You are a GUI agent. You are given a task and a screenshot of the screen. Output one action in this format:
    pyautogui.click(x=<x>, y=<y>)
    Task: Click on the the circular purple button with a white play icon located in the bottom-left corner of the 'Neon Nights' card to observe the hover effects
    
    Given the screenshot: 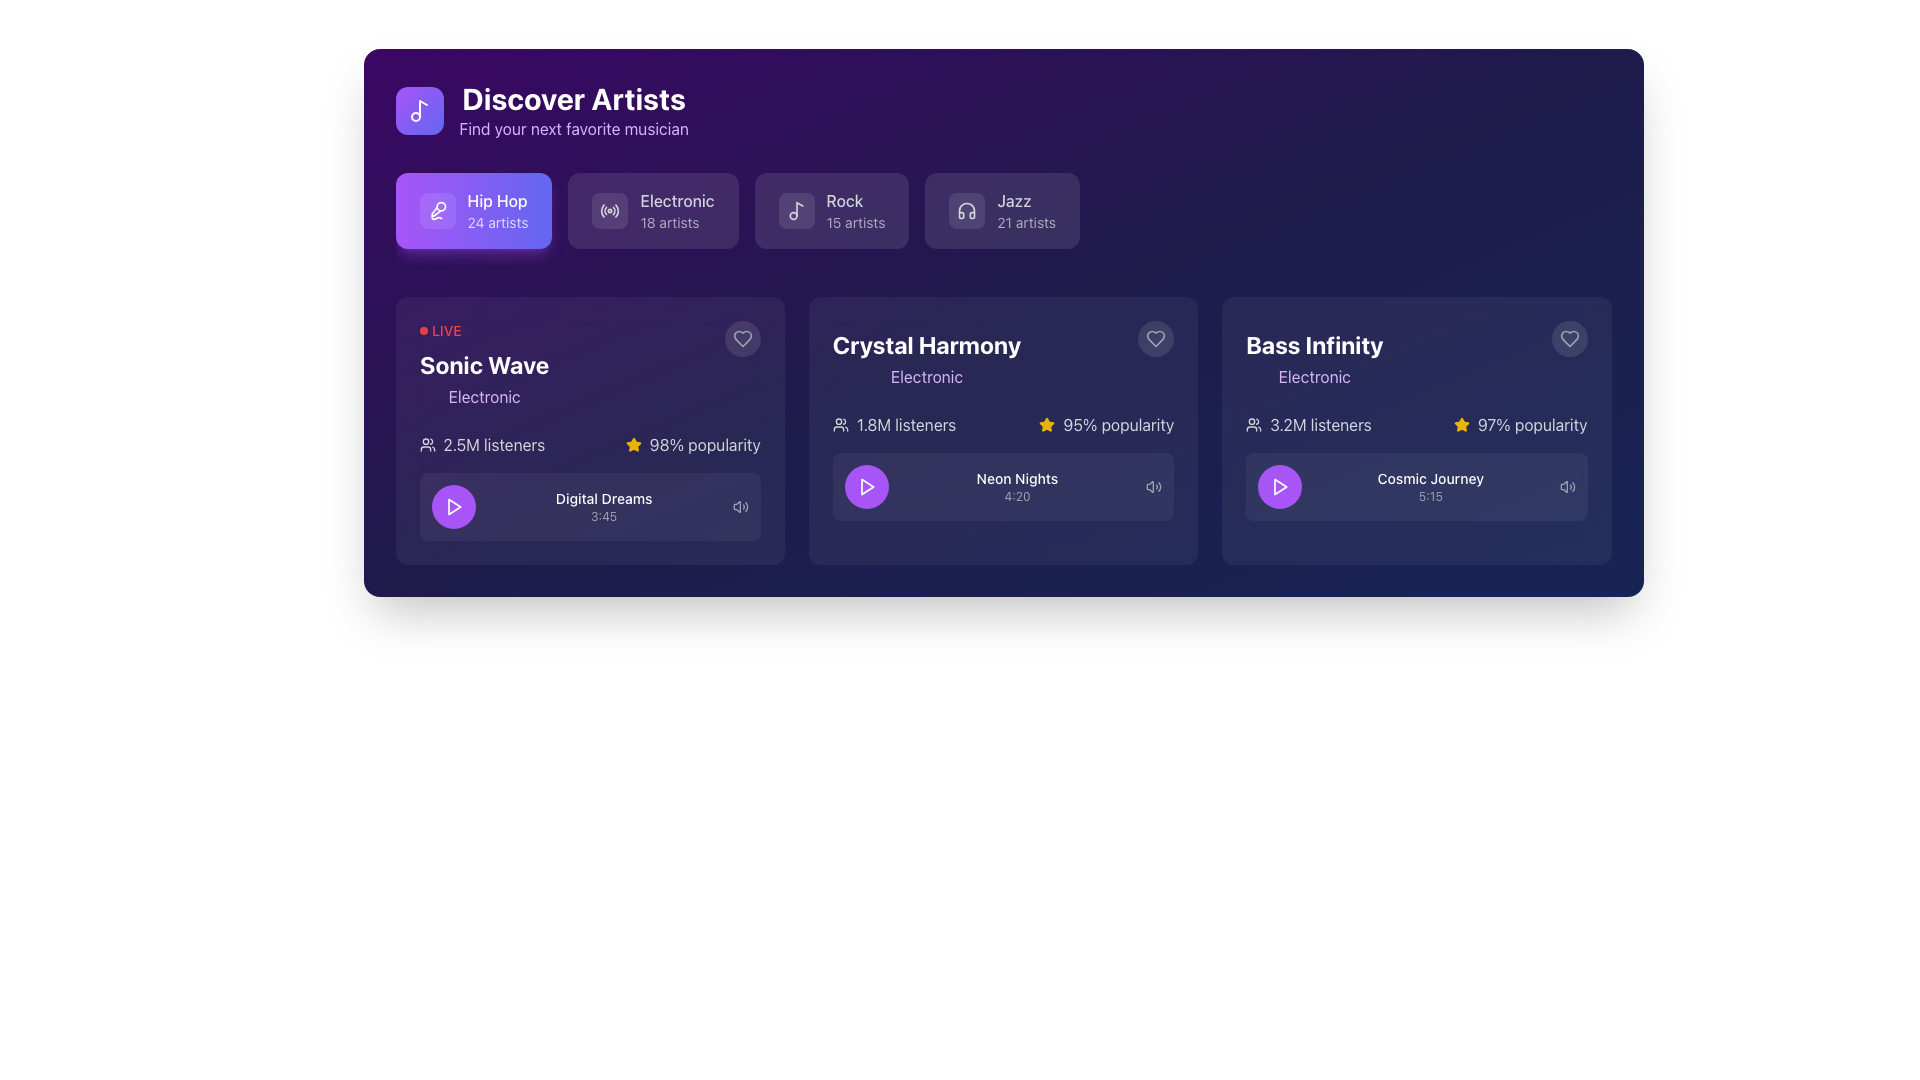 What is the action you would take?
    pyautogui.click(x=866, y=486)
    